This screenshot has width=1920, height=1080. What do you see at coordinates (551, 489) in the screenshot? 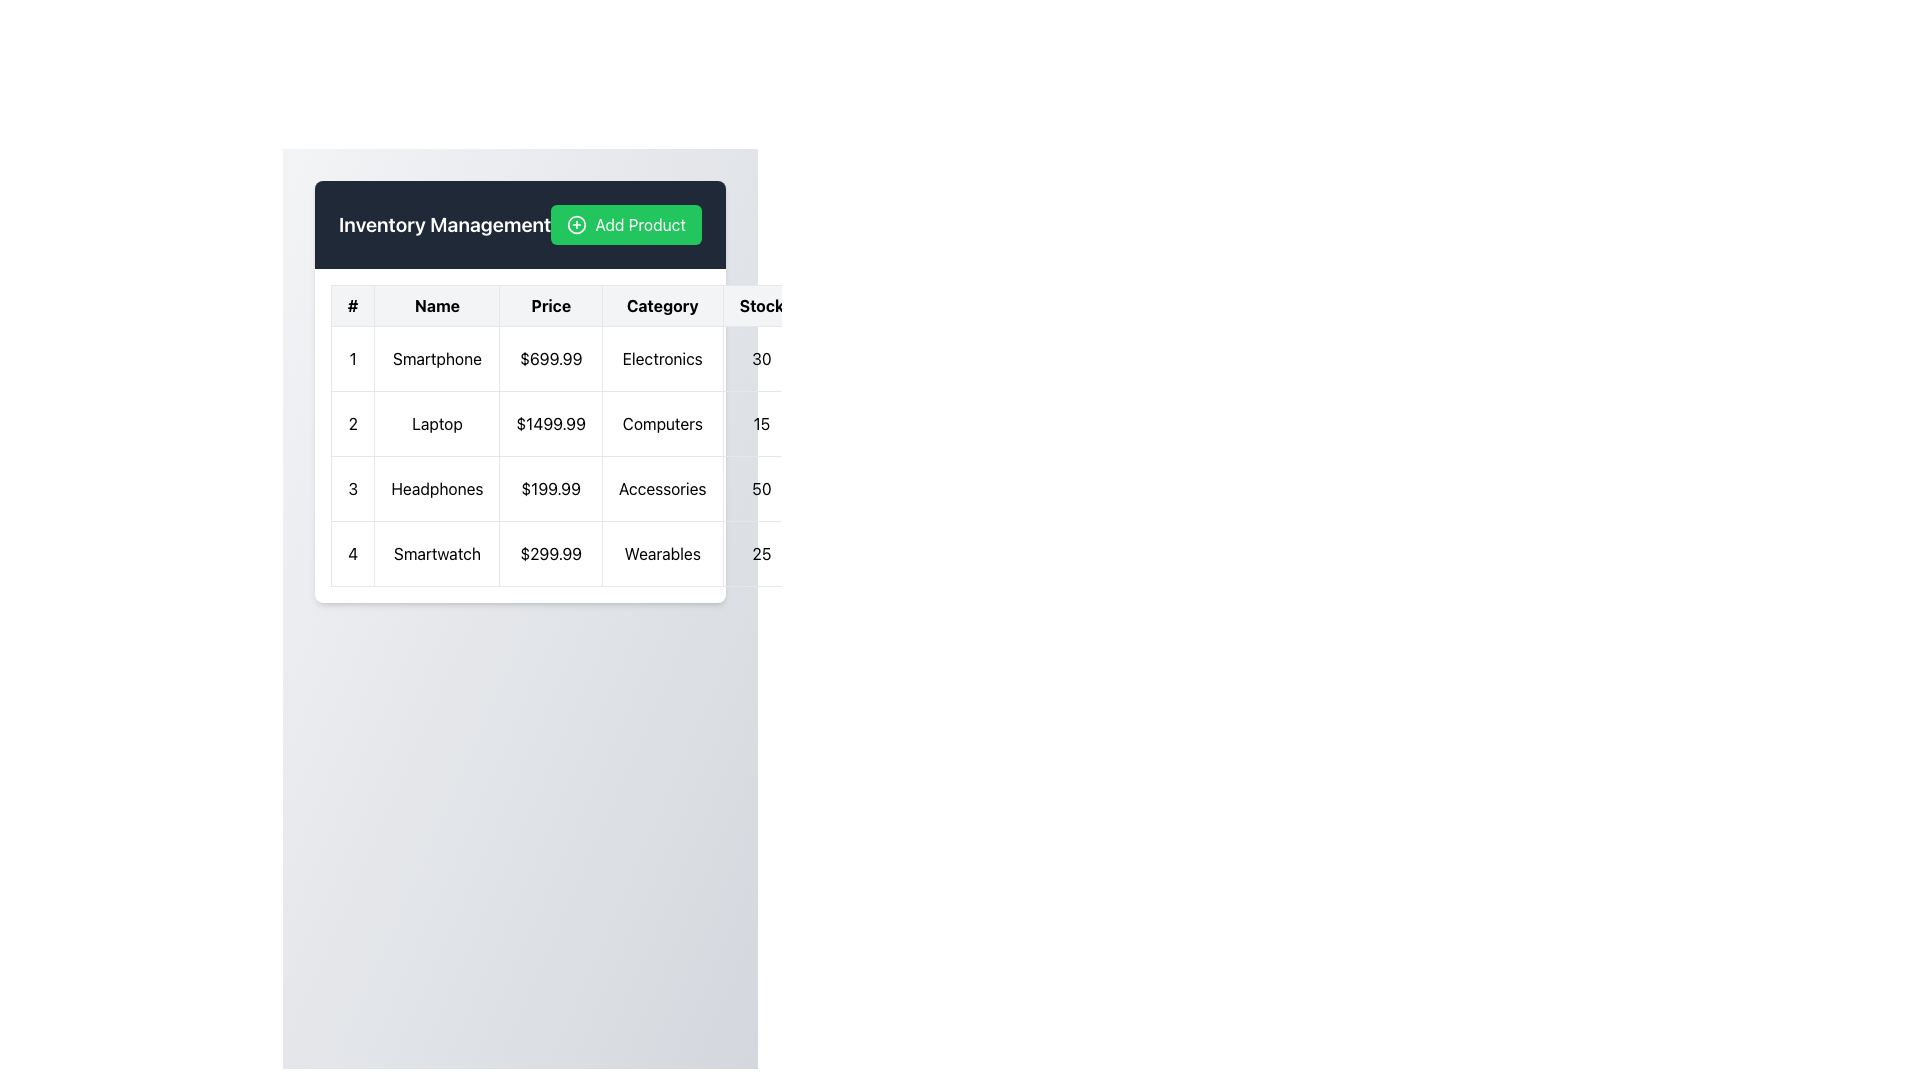
I see `the text label displaying the price '$199.99' for the item 'Headphones', located in the third row and third column of the table` at bounding box center [551, 489].